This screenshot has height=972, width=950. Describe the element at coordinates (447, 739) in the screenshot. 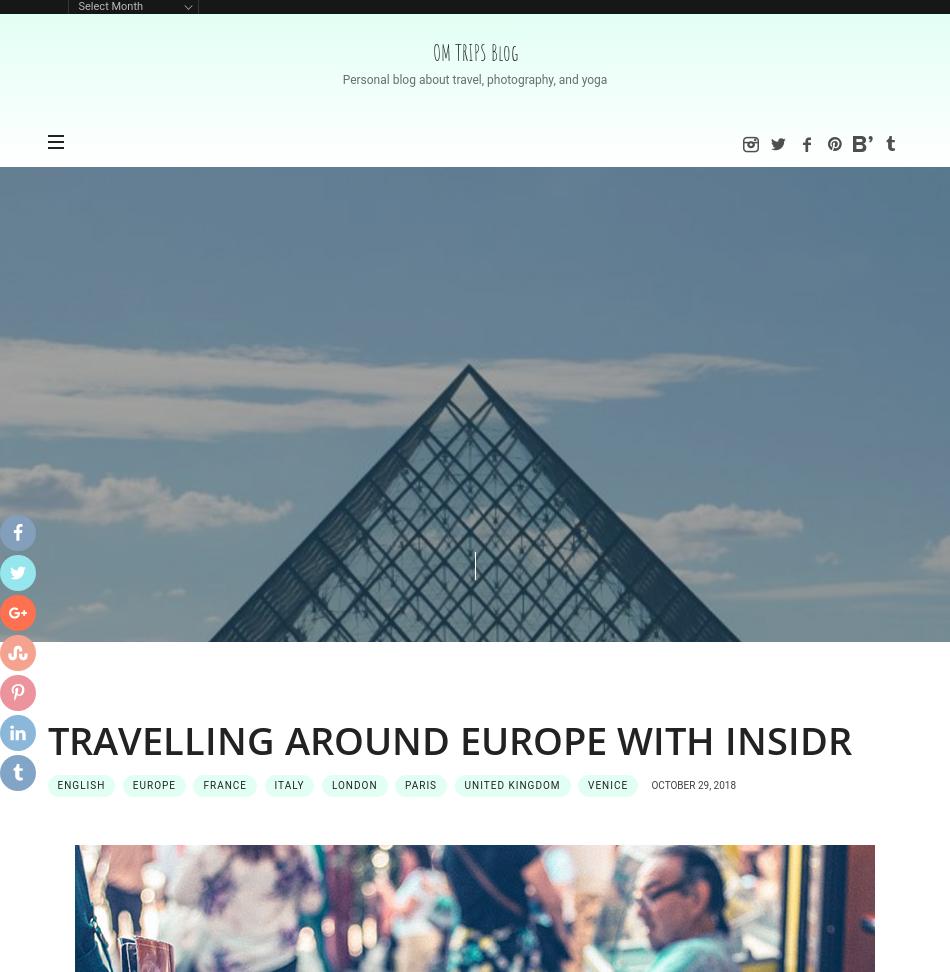

I see `'Travelling around Europe with INSIDR'` at that location.